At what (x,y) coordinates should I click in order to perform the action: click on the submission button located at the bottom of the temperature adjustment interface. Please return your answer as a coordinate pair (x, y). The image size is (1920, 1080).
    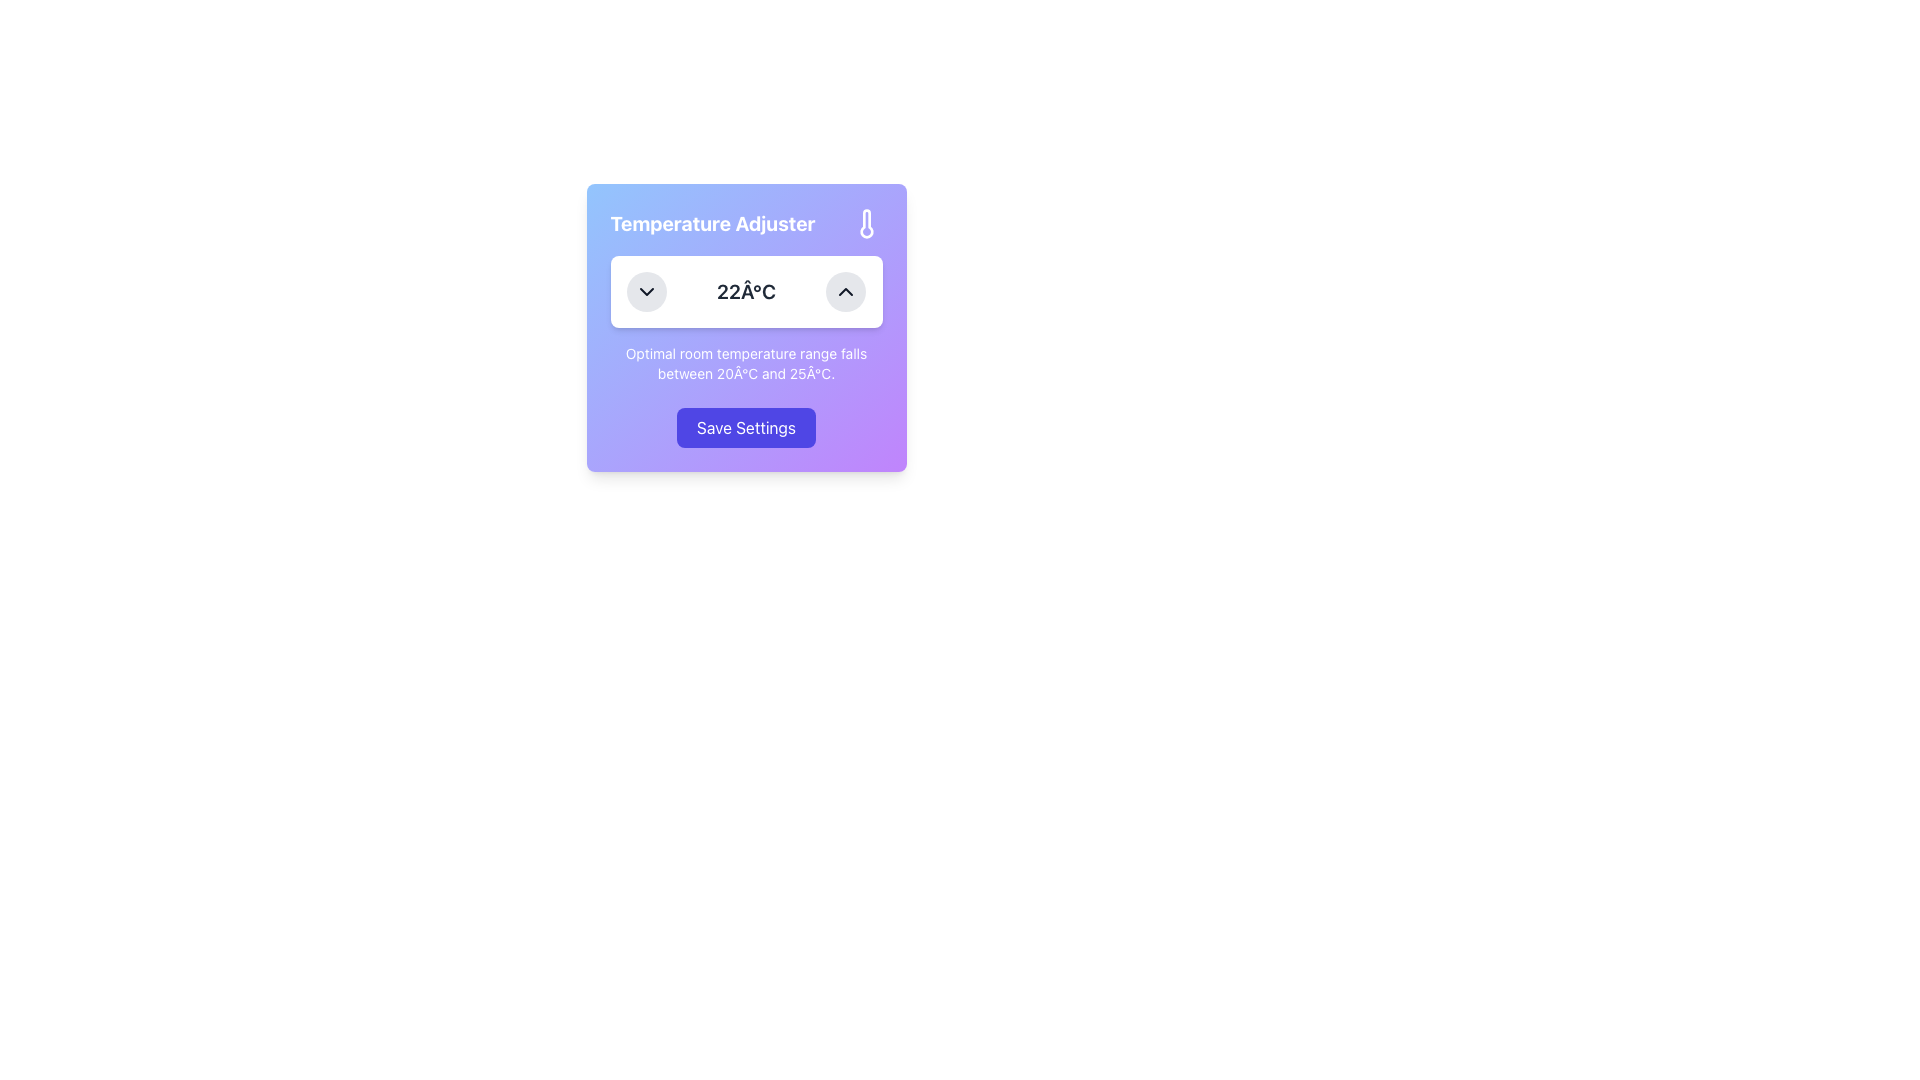
    Looking at the image, I should click on (745, 427).